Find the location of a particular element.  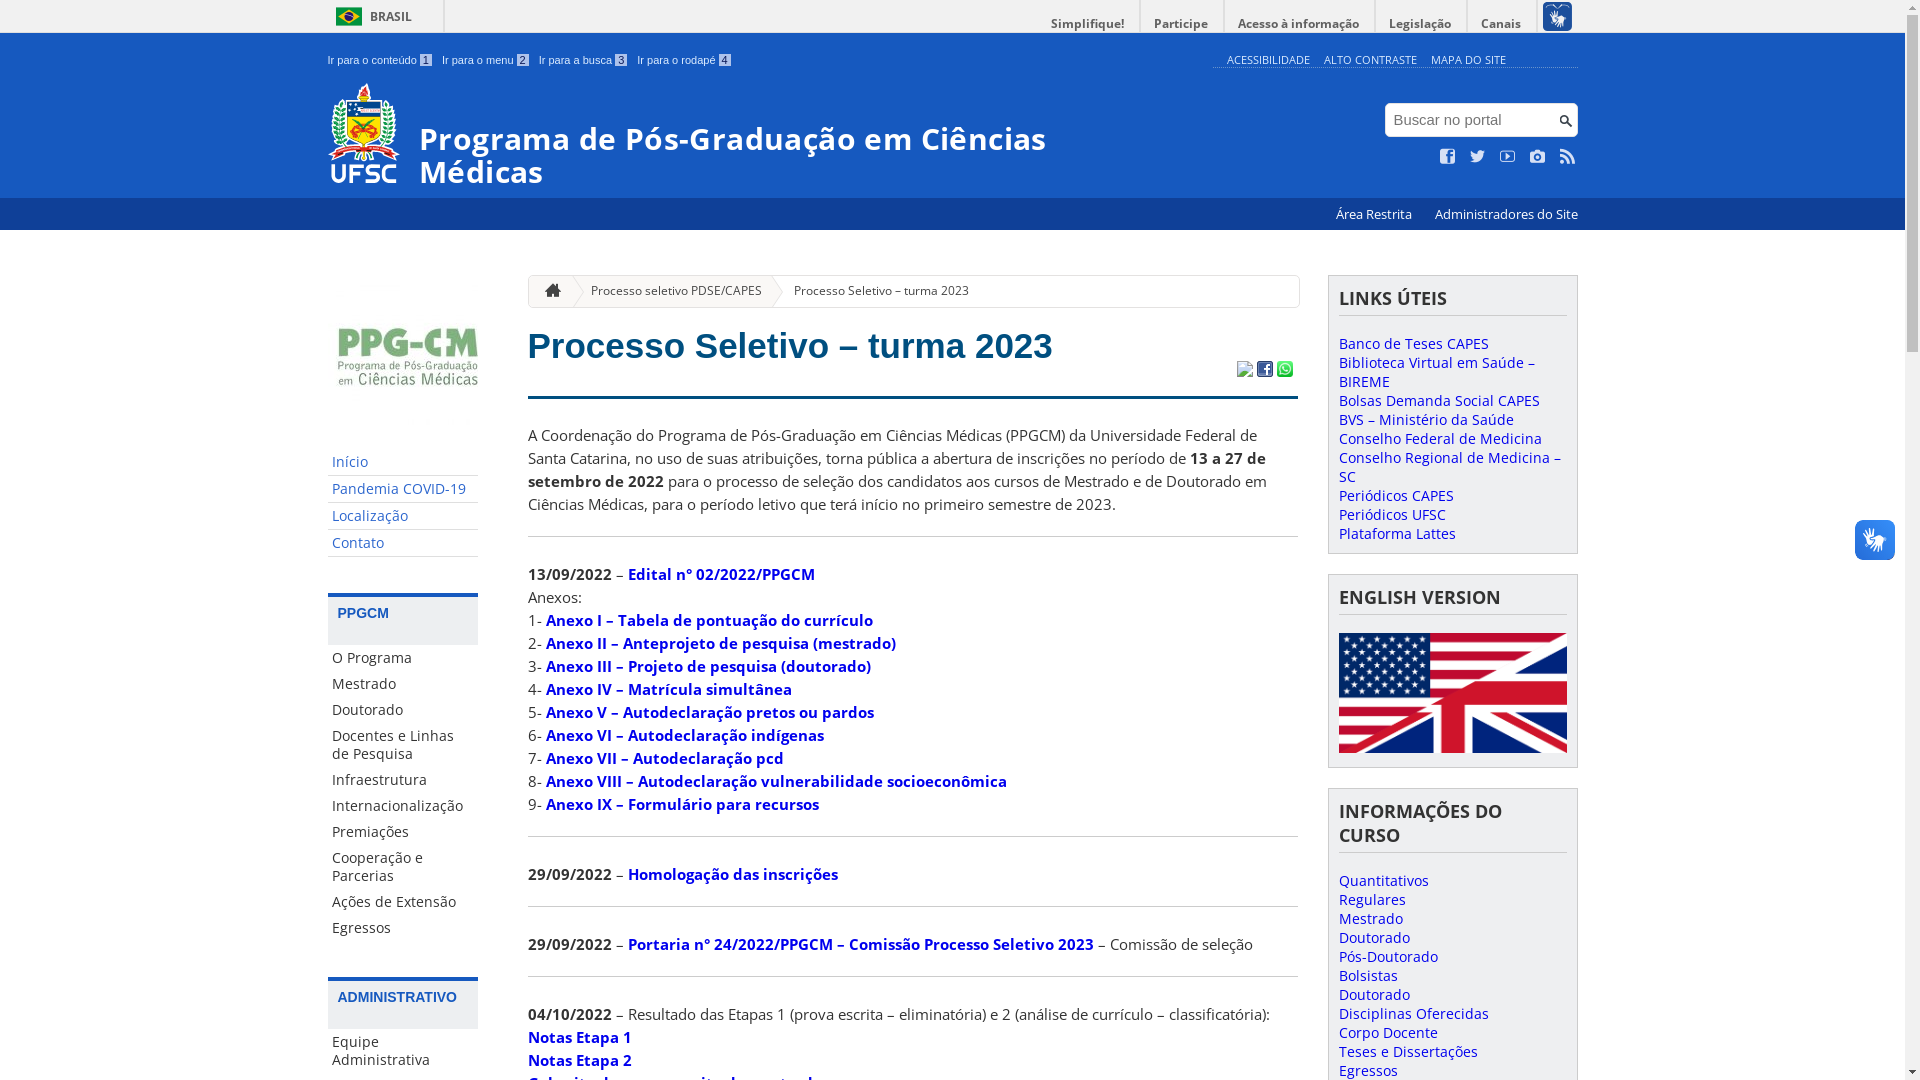

'Contato' is located at coordinates (402, 543).